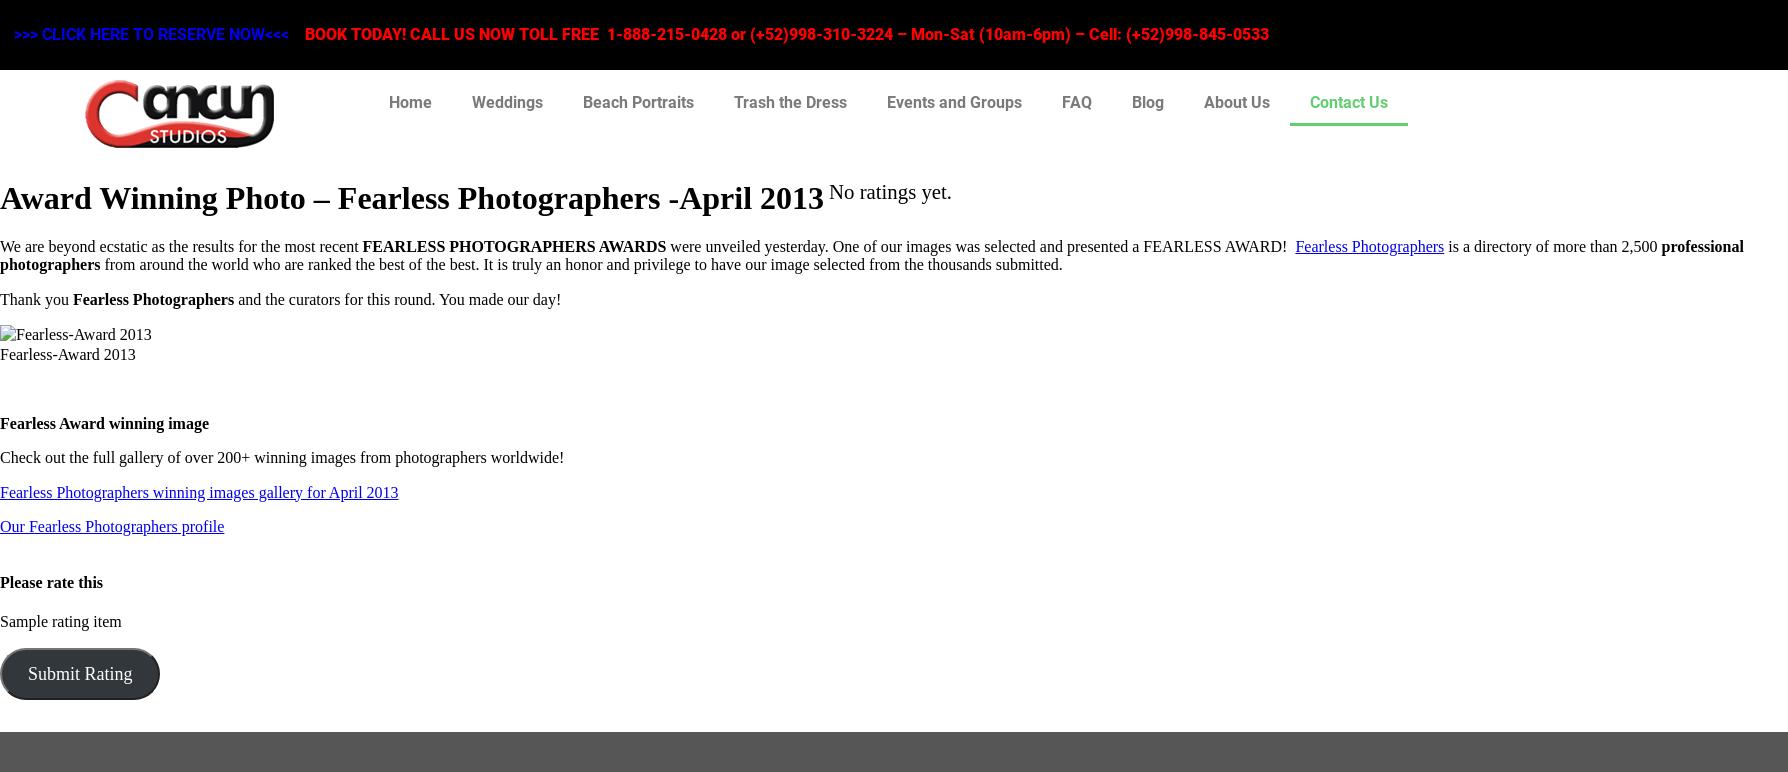 The height and width of the screenshot is (772, 1788). What do you see at coordinates (280, 457) in the screenshot?
I see `'Check out the full gallery of over 200+ winning images from photographers worldwide!'` at bounding box center [280, 457].